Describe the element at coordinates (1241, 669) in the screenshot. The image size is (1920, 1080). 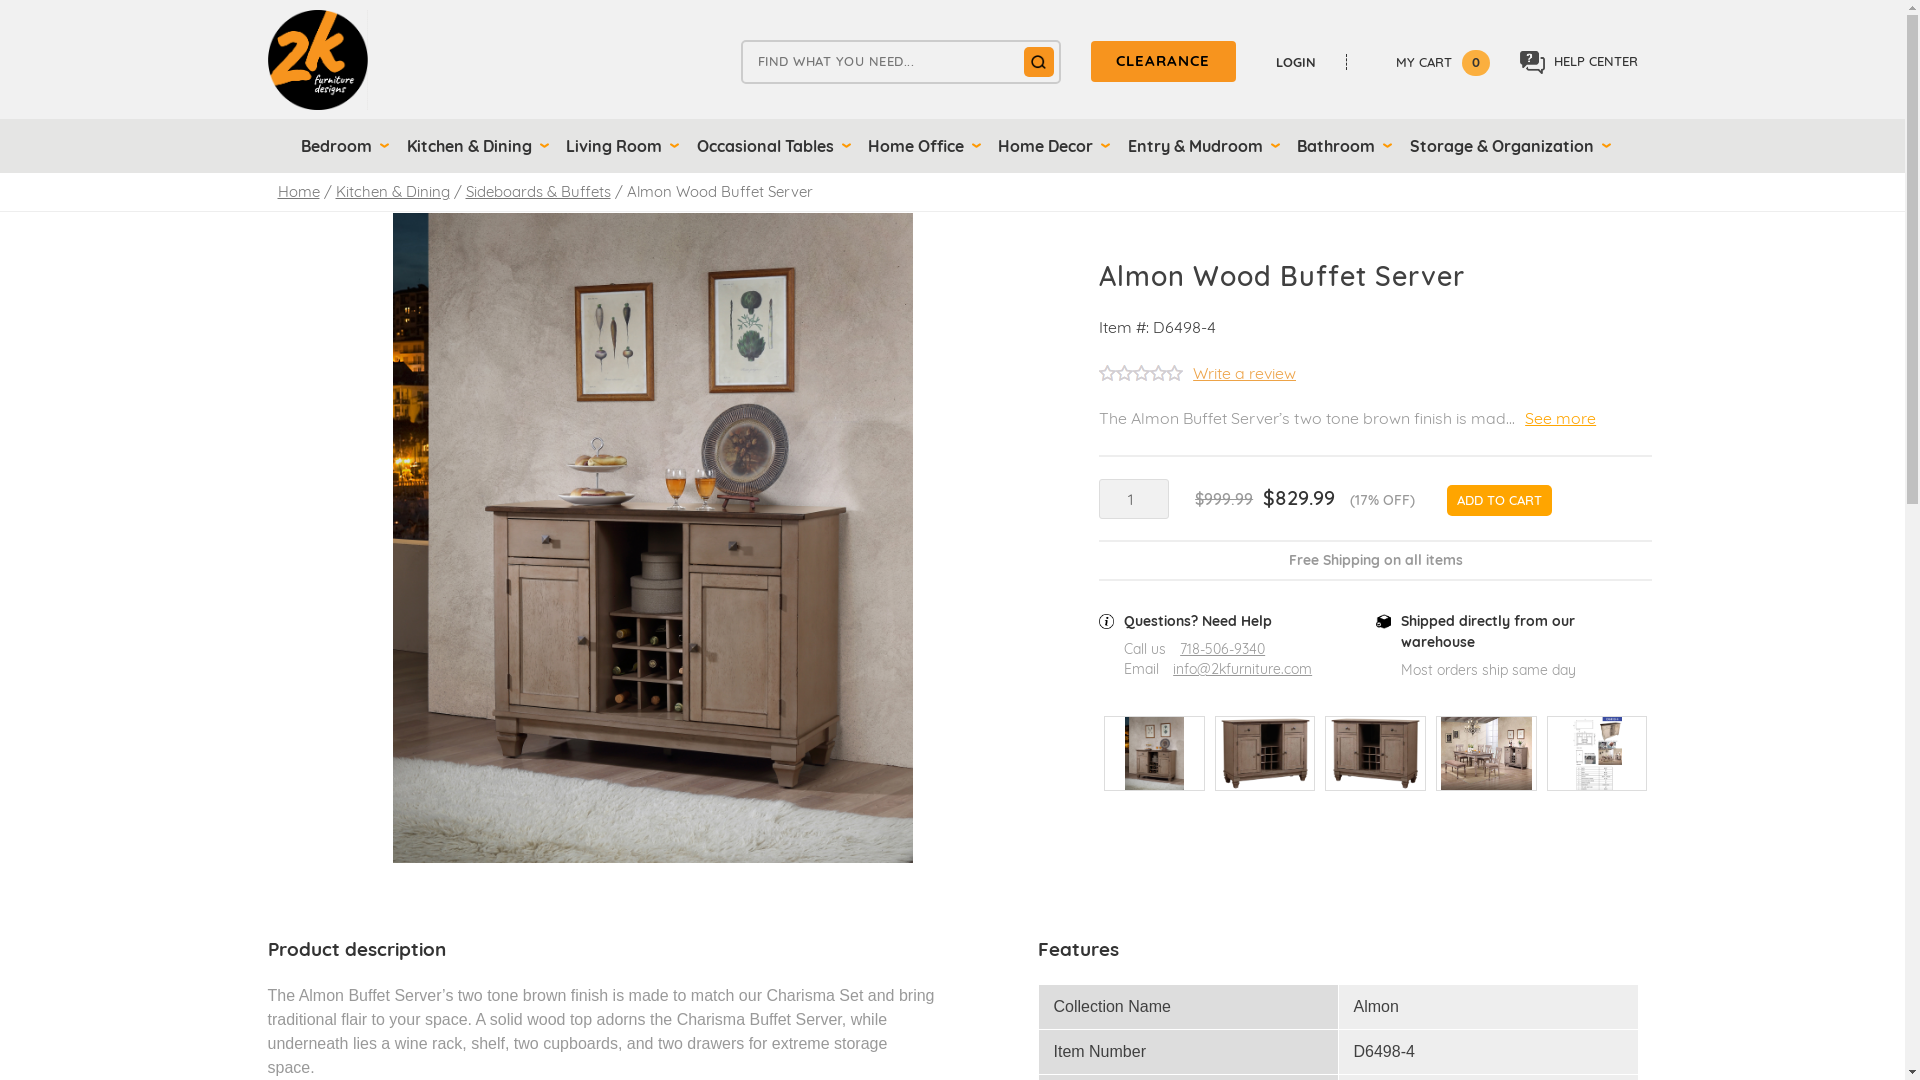
I see `'info@2kfurniture.com'` at that location.